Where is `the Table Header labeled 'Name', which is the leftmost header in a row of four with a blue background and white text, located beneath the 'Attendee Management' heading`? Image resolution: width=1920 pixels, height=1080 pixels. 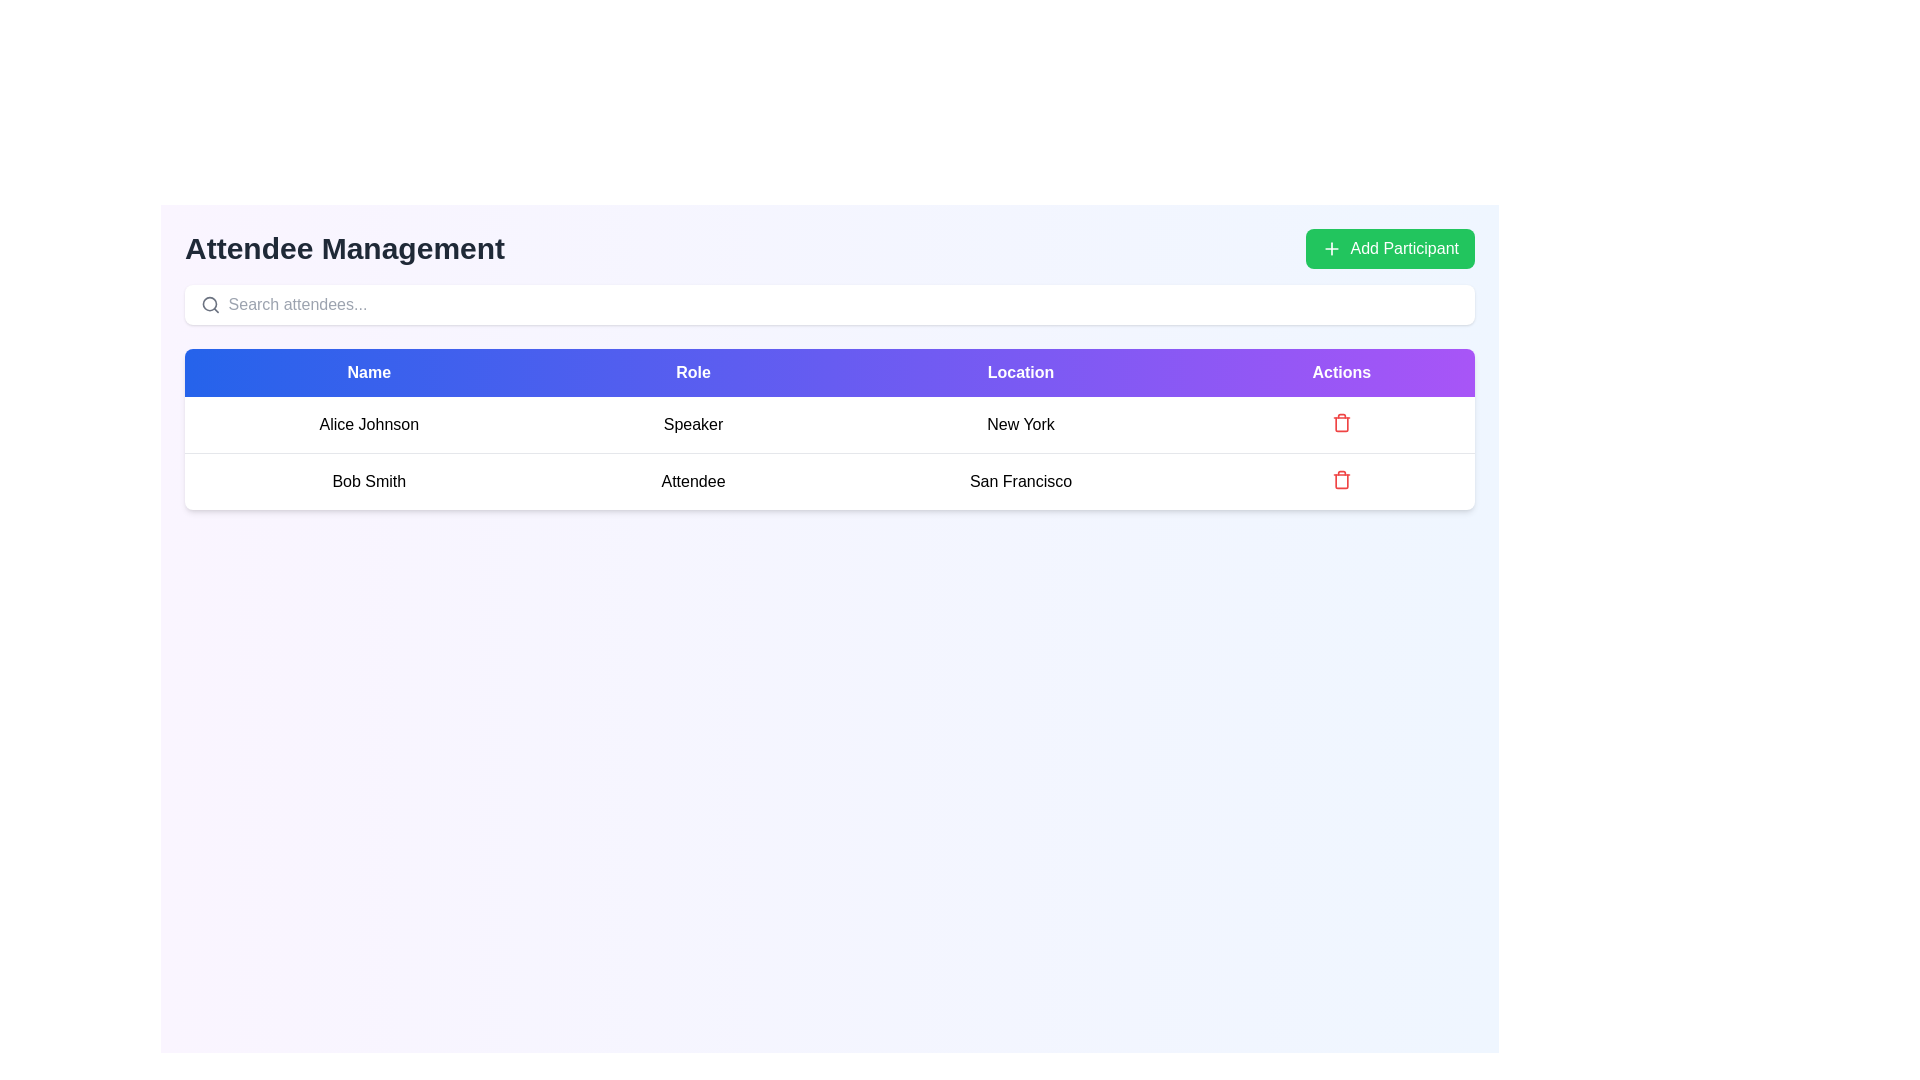 the Table Header labeled 'Name', which is the leftmost header in a row of four with a blue background and white text, located beneath the 'Attendee Management' heading is located at coordinates (369, 373).